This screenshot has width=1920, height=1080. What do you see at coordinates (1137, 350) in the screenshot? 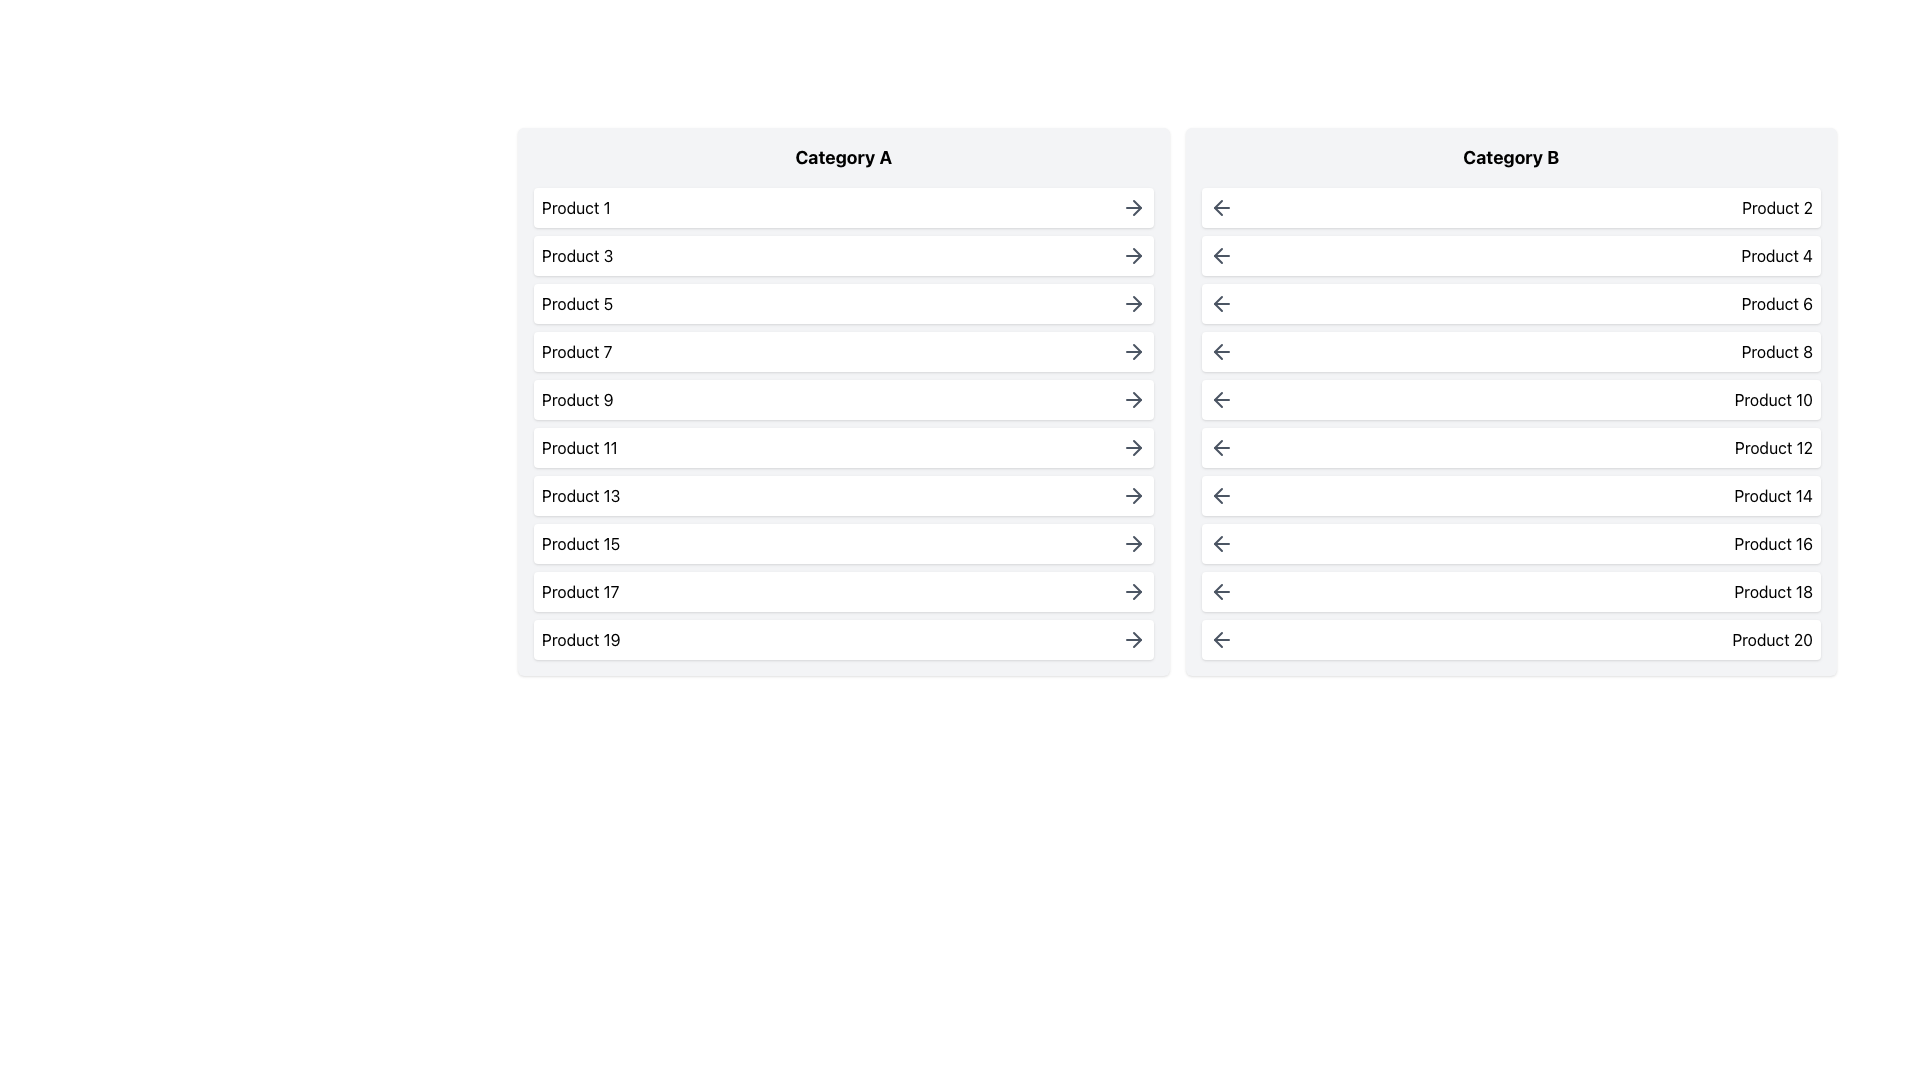
I see `the actionable icon located in the rightmost column of the 'Product 7' row in the 'Category A' section` at bounding box center [1137, 350].